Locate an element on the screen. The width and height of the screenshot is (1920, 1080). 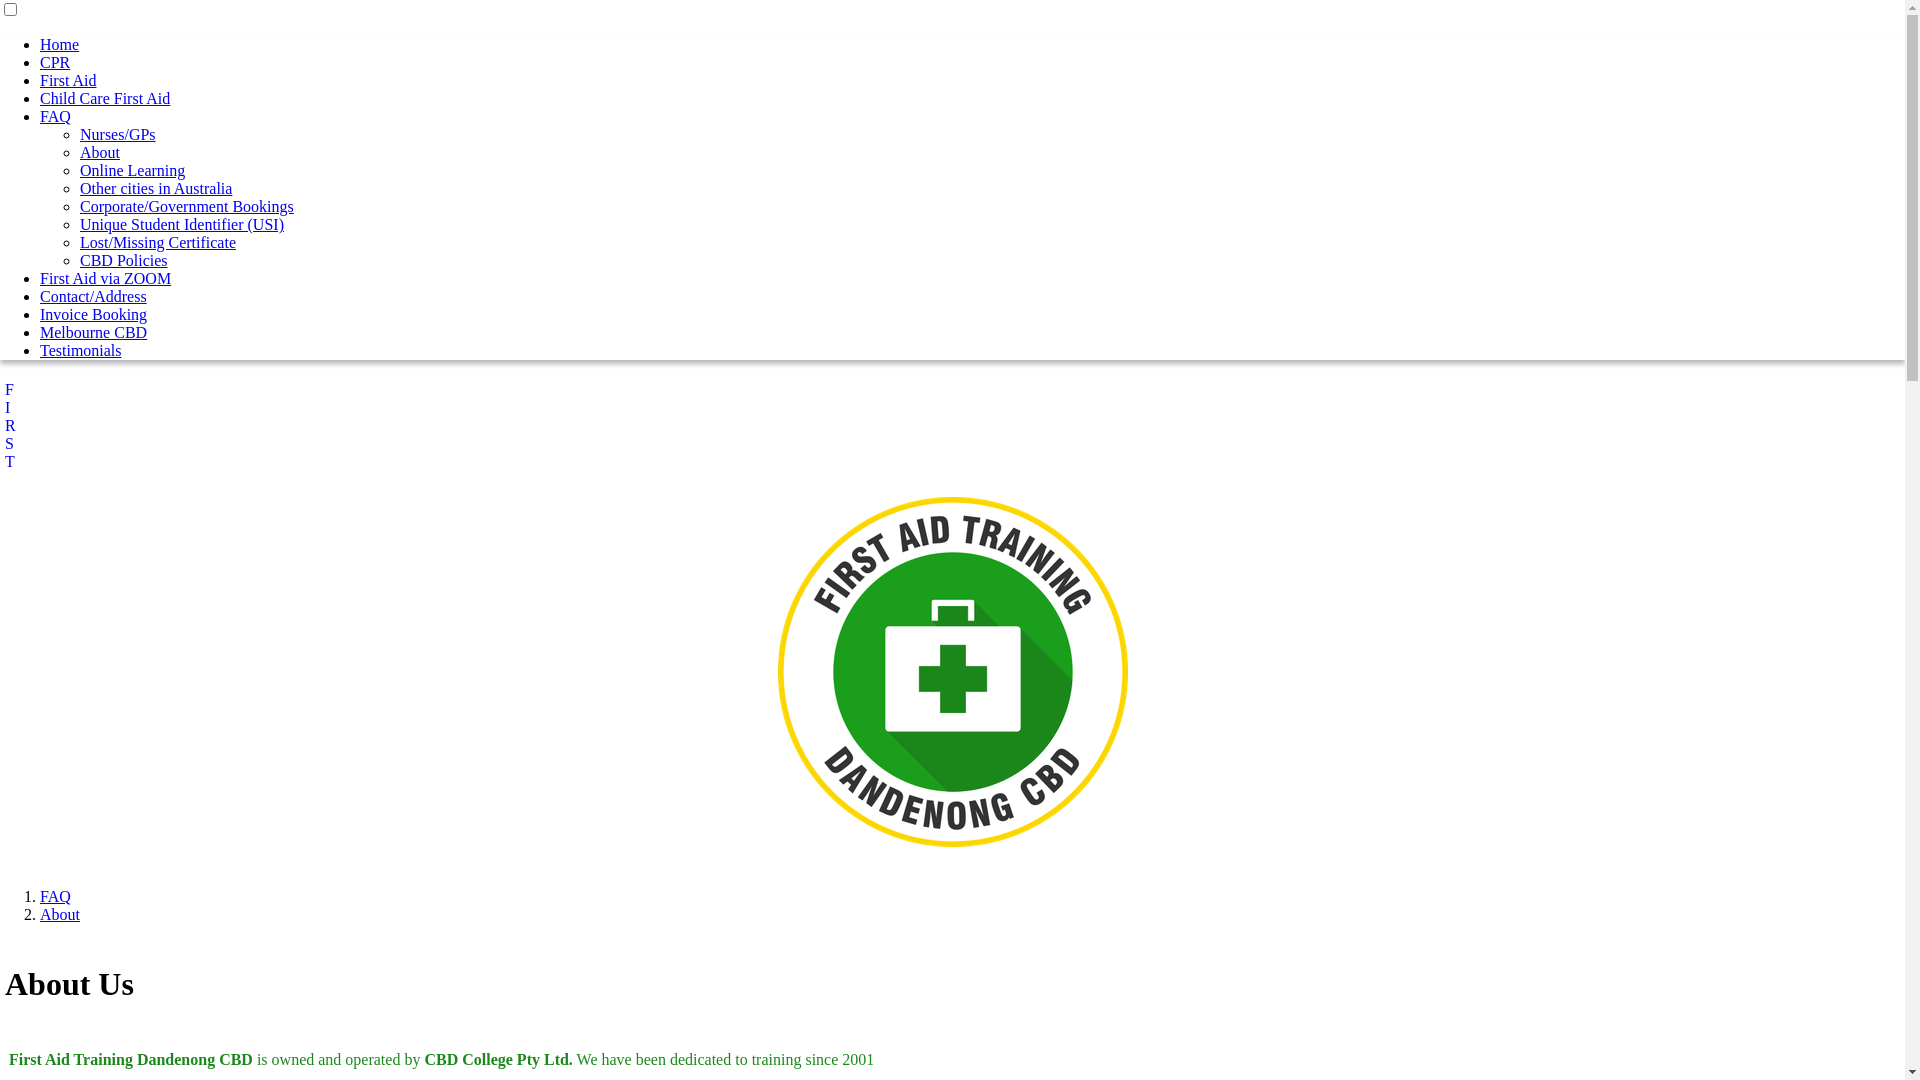
'Unique Student Identifier (USI)' is located at coordinates (182, 224).